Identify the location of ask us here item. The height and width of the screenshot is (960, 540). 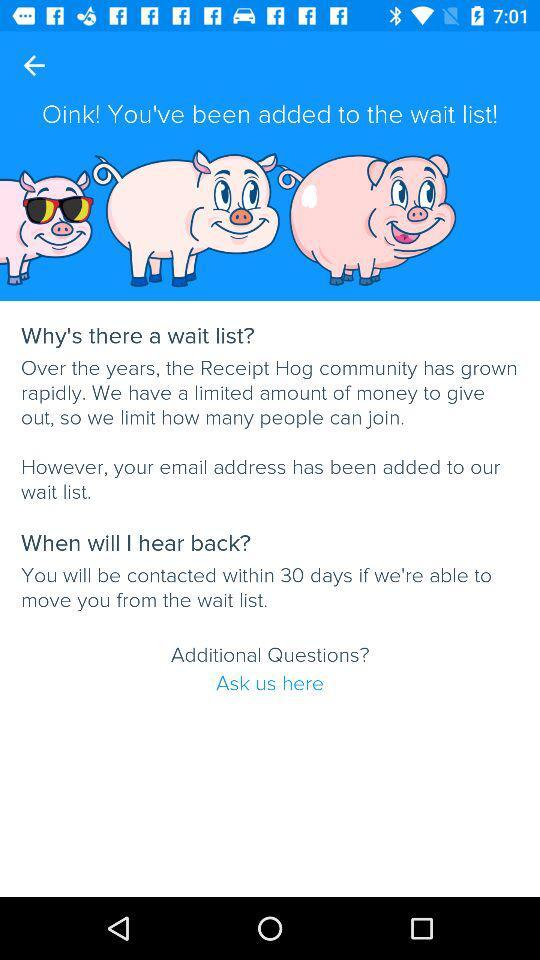
(270, 683).